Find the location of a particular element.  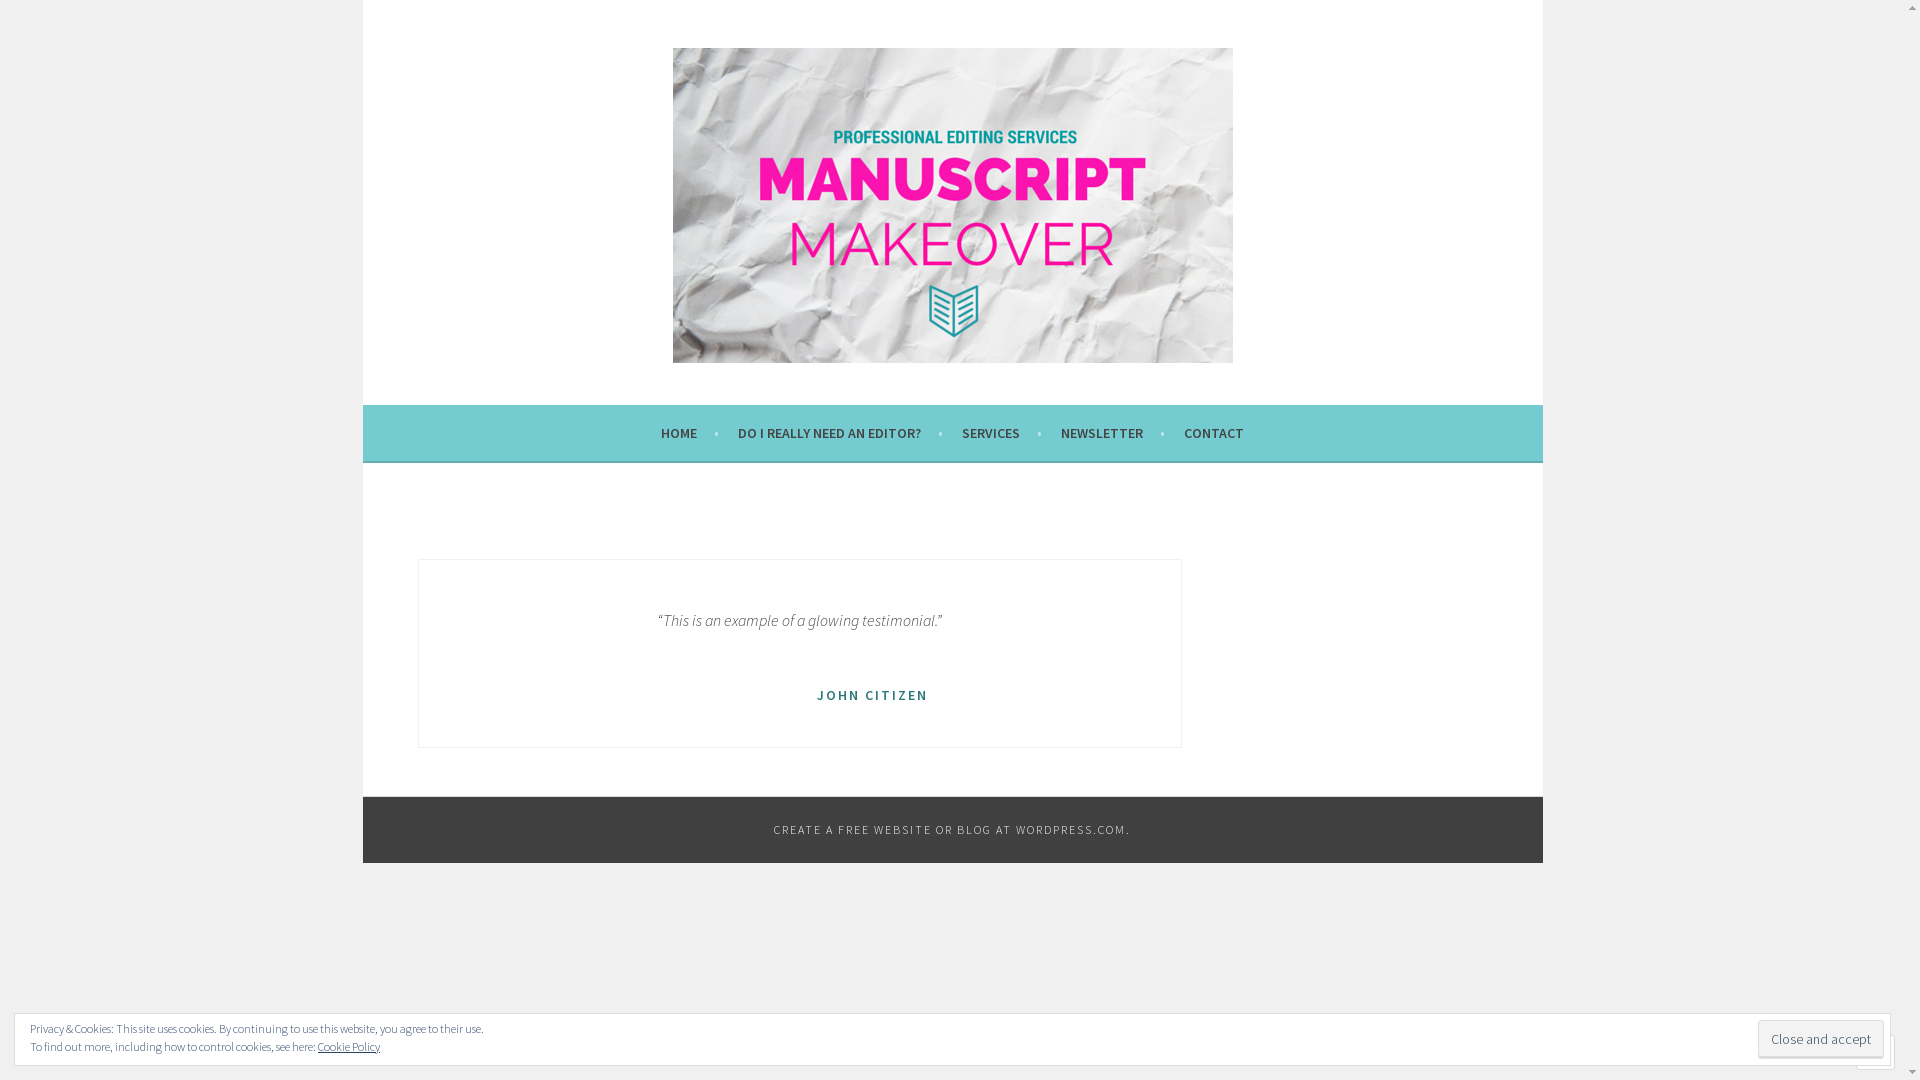

'SERVICES' is located at coordinates (1002, 431).